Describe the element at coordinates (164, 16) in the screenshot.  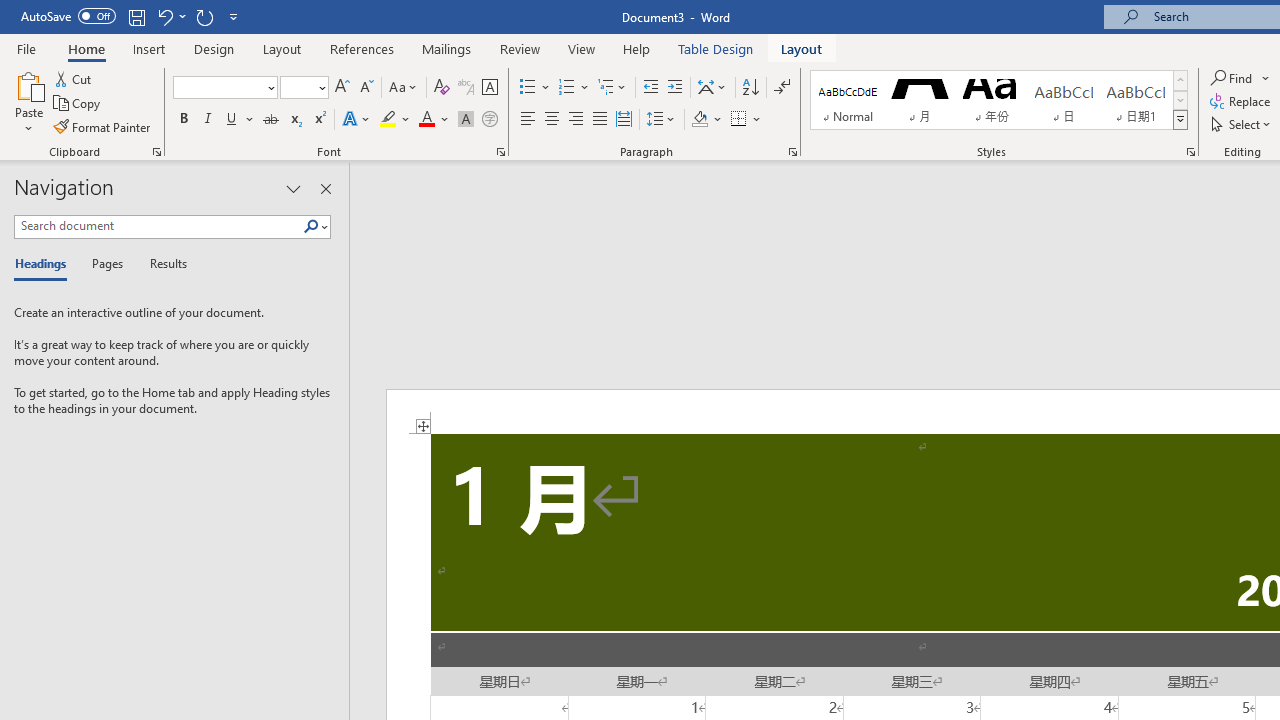
I see `'Undo Apply Quick Style'` at that location.